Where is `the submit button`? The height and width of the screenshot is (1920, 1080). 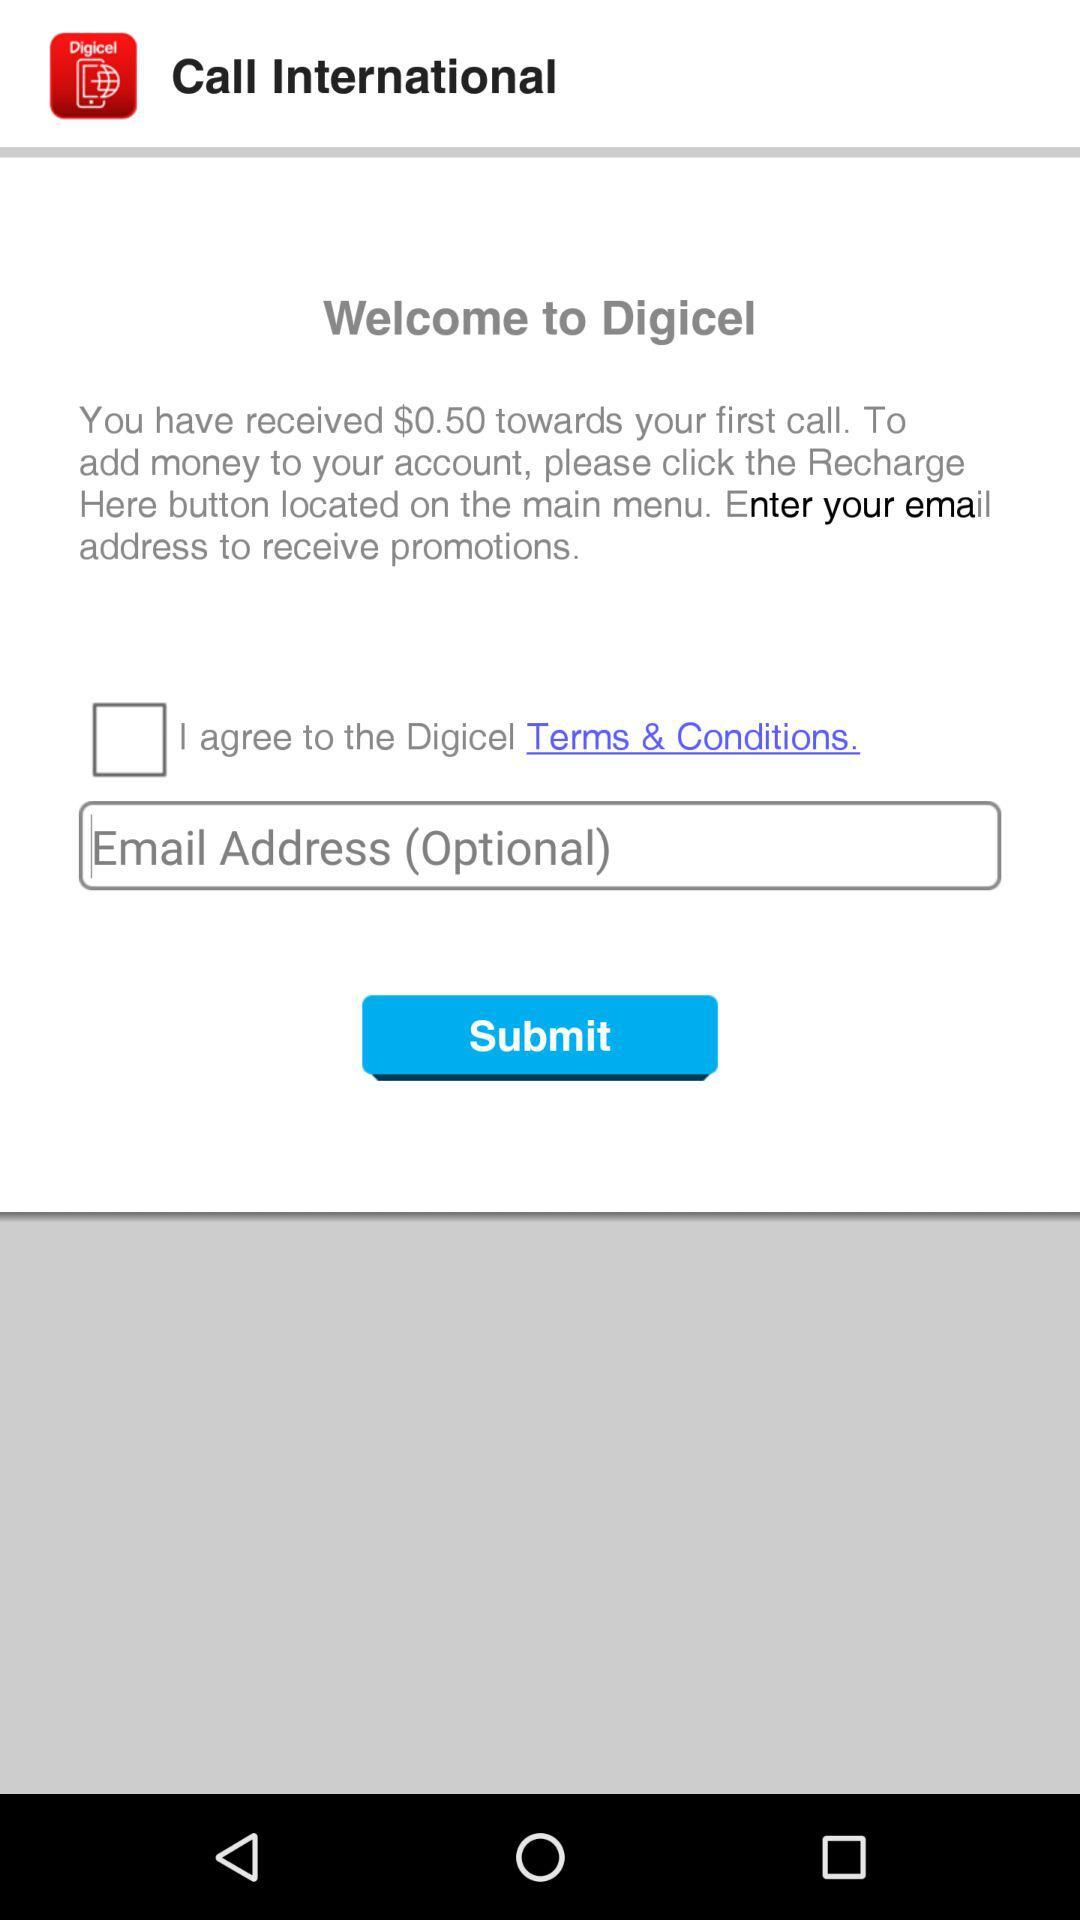
the submit button is located at coordinates (540, 1037).